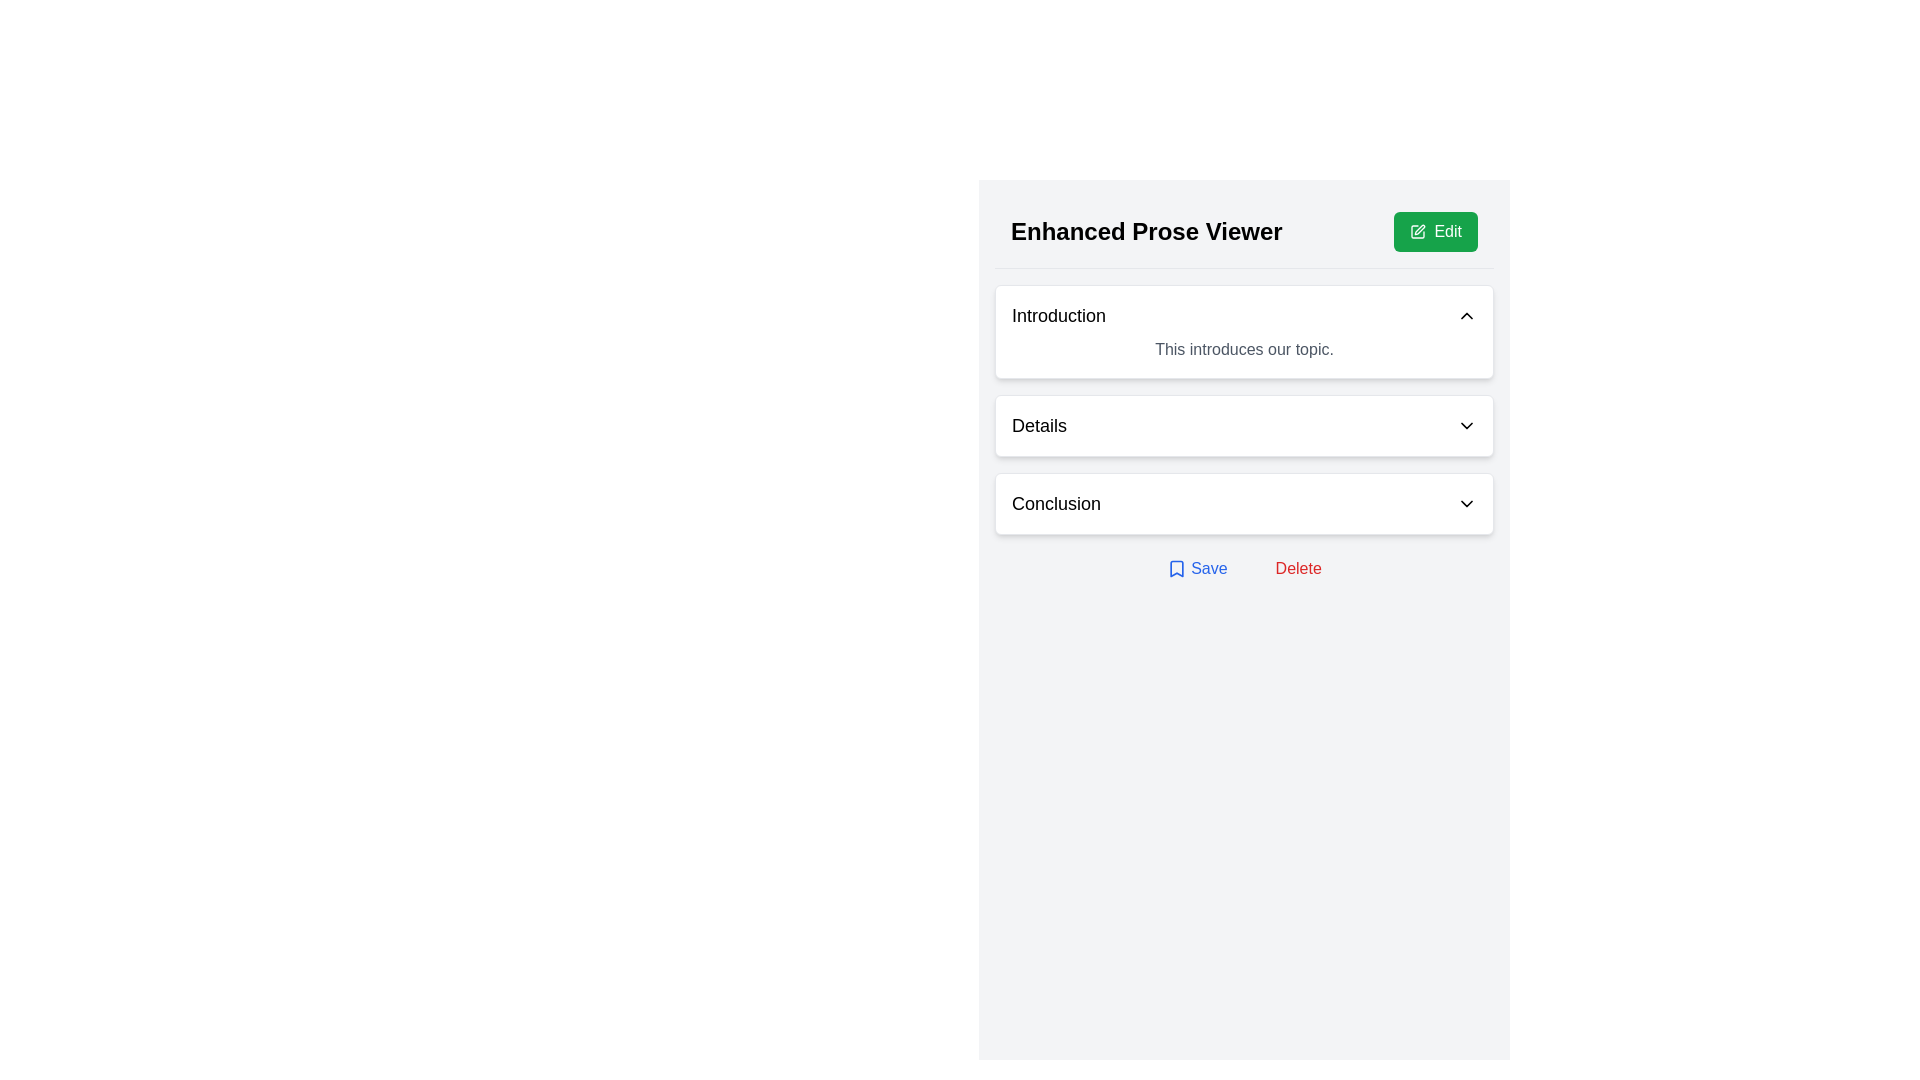  I want to click on the delete button located at the bottom right of the visible card interface, so click(1298, 569).